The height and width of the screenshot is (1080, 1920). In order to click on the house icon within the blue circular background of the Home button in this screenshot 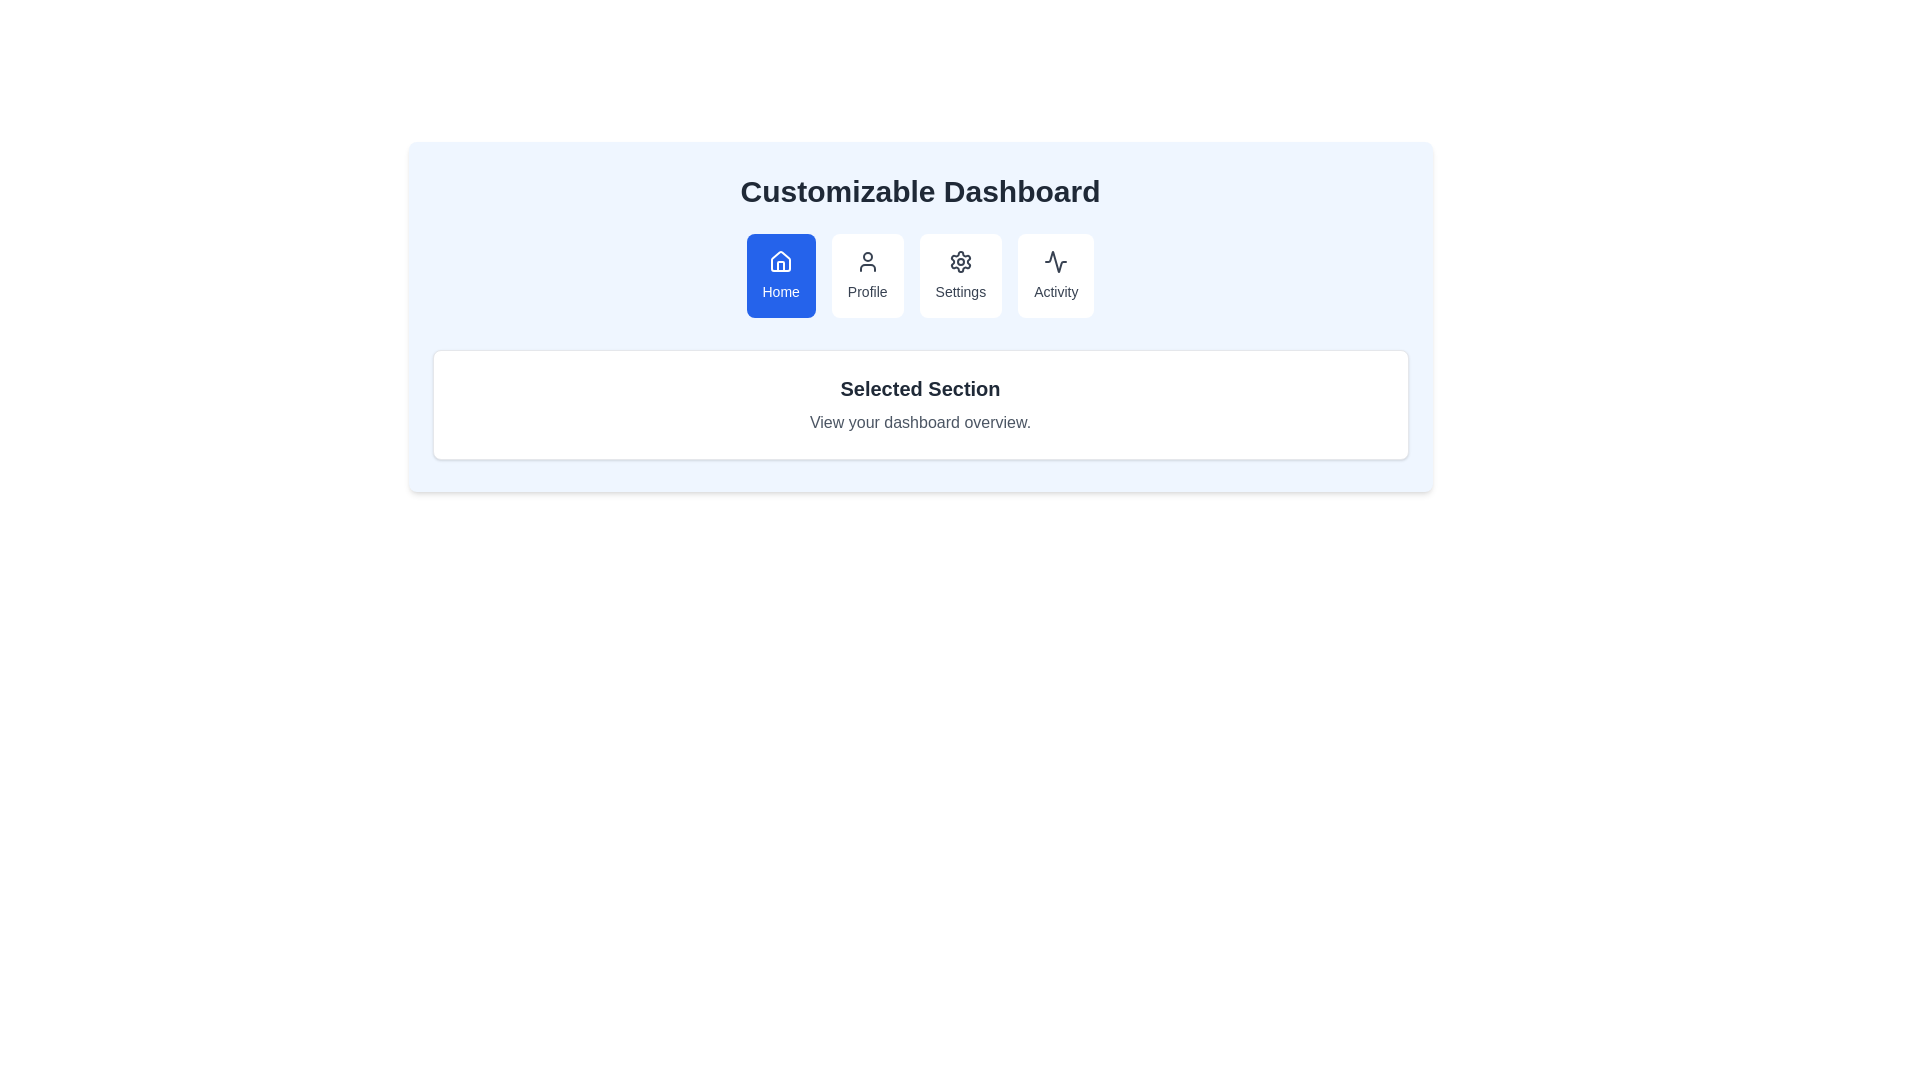, I will do `click(780, 261)`.